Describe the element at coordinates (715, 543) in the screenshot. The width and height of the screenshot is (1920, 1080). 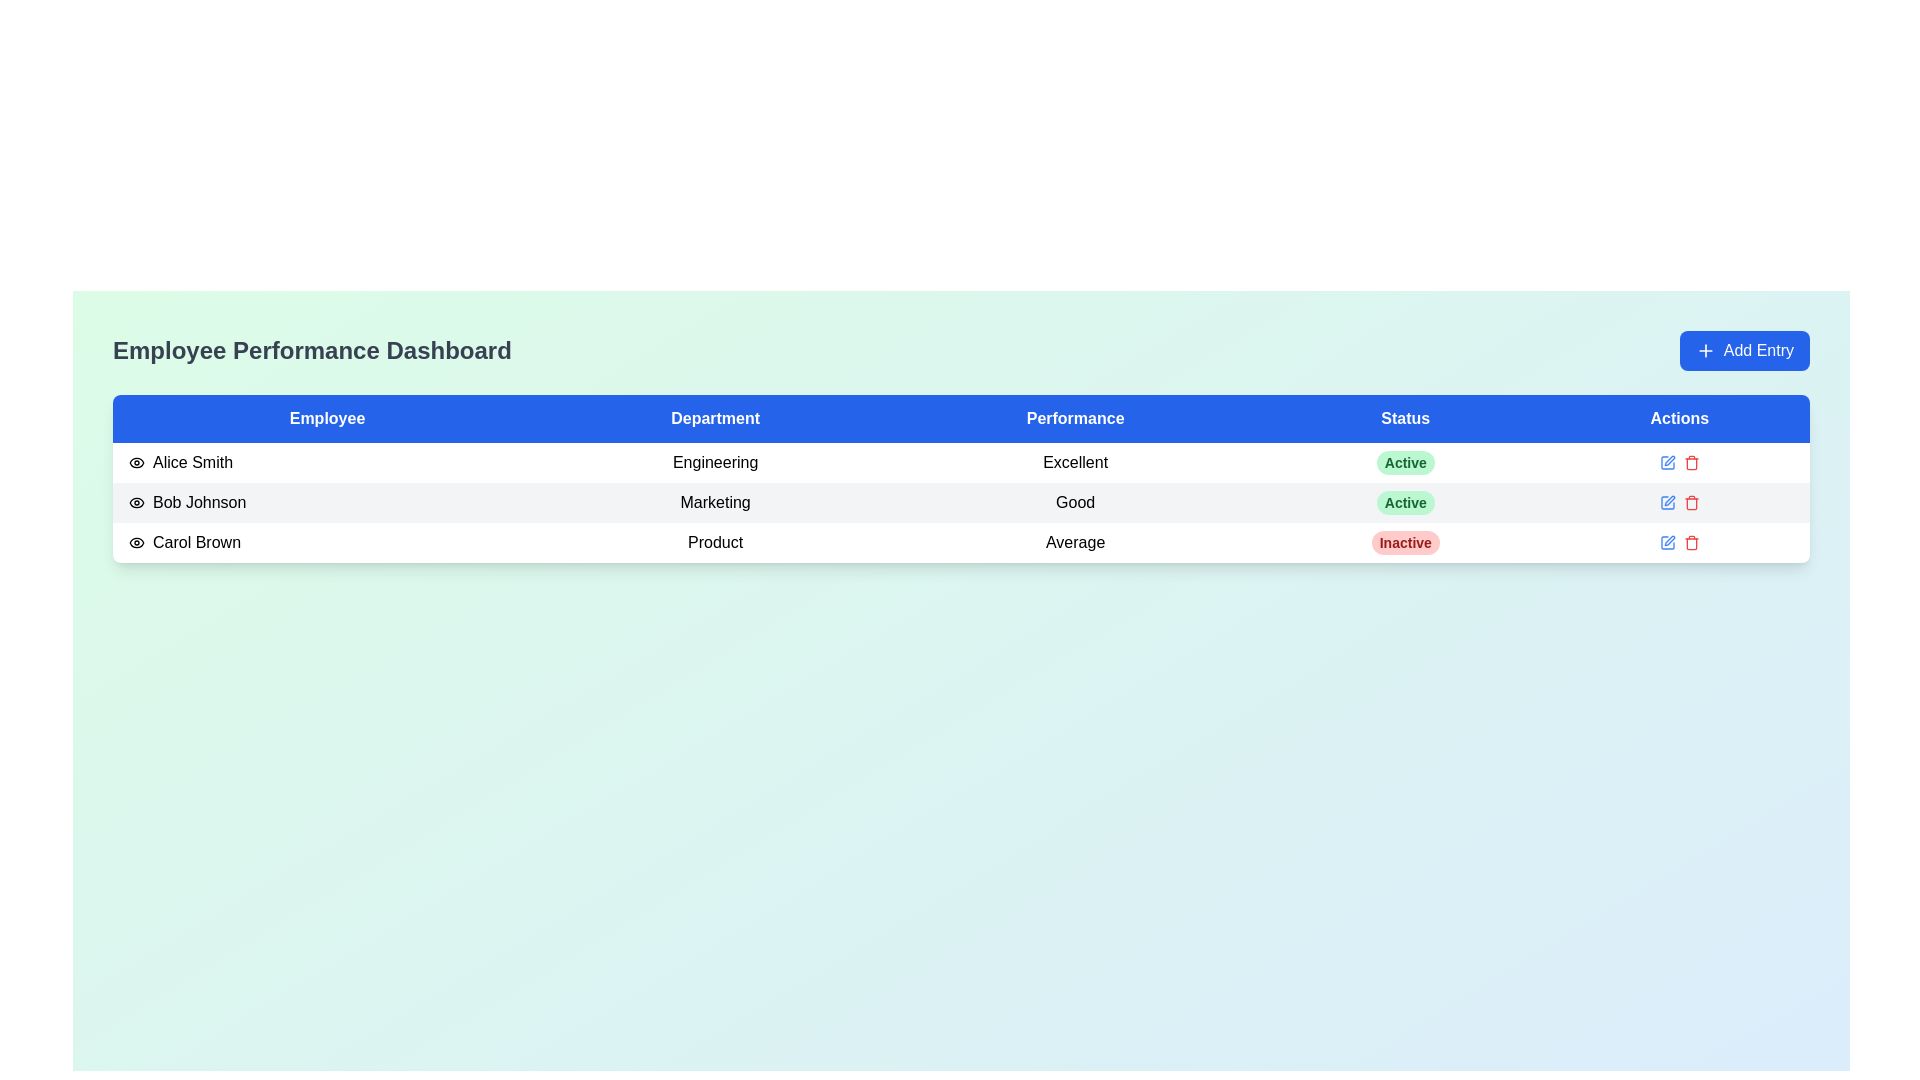
I see `text content of the informational label indicating the department associated with the individual in the third row of the table, under the 'Department' column` at that location.